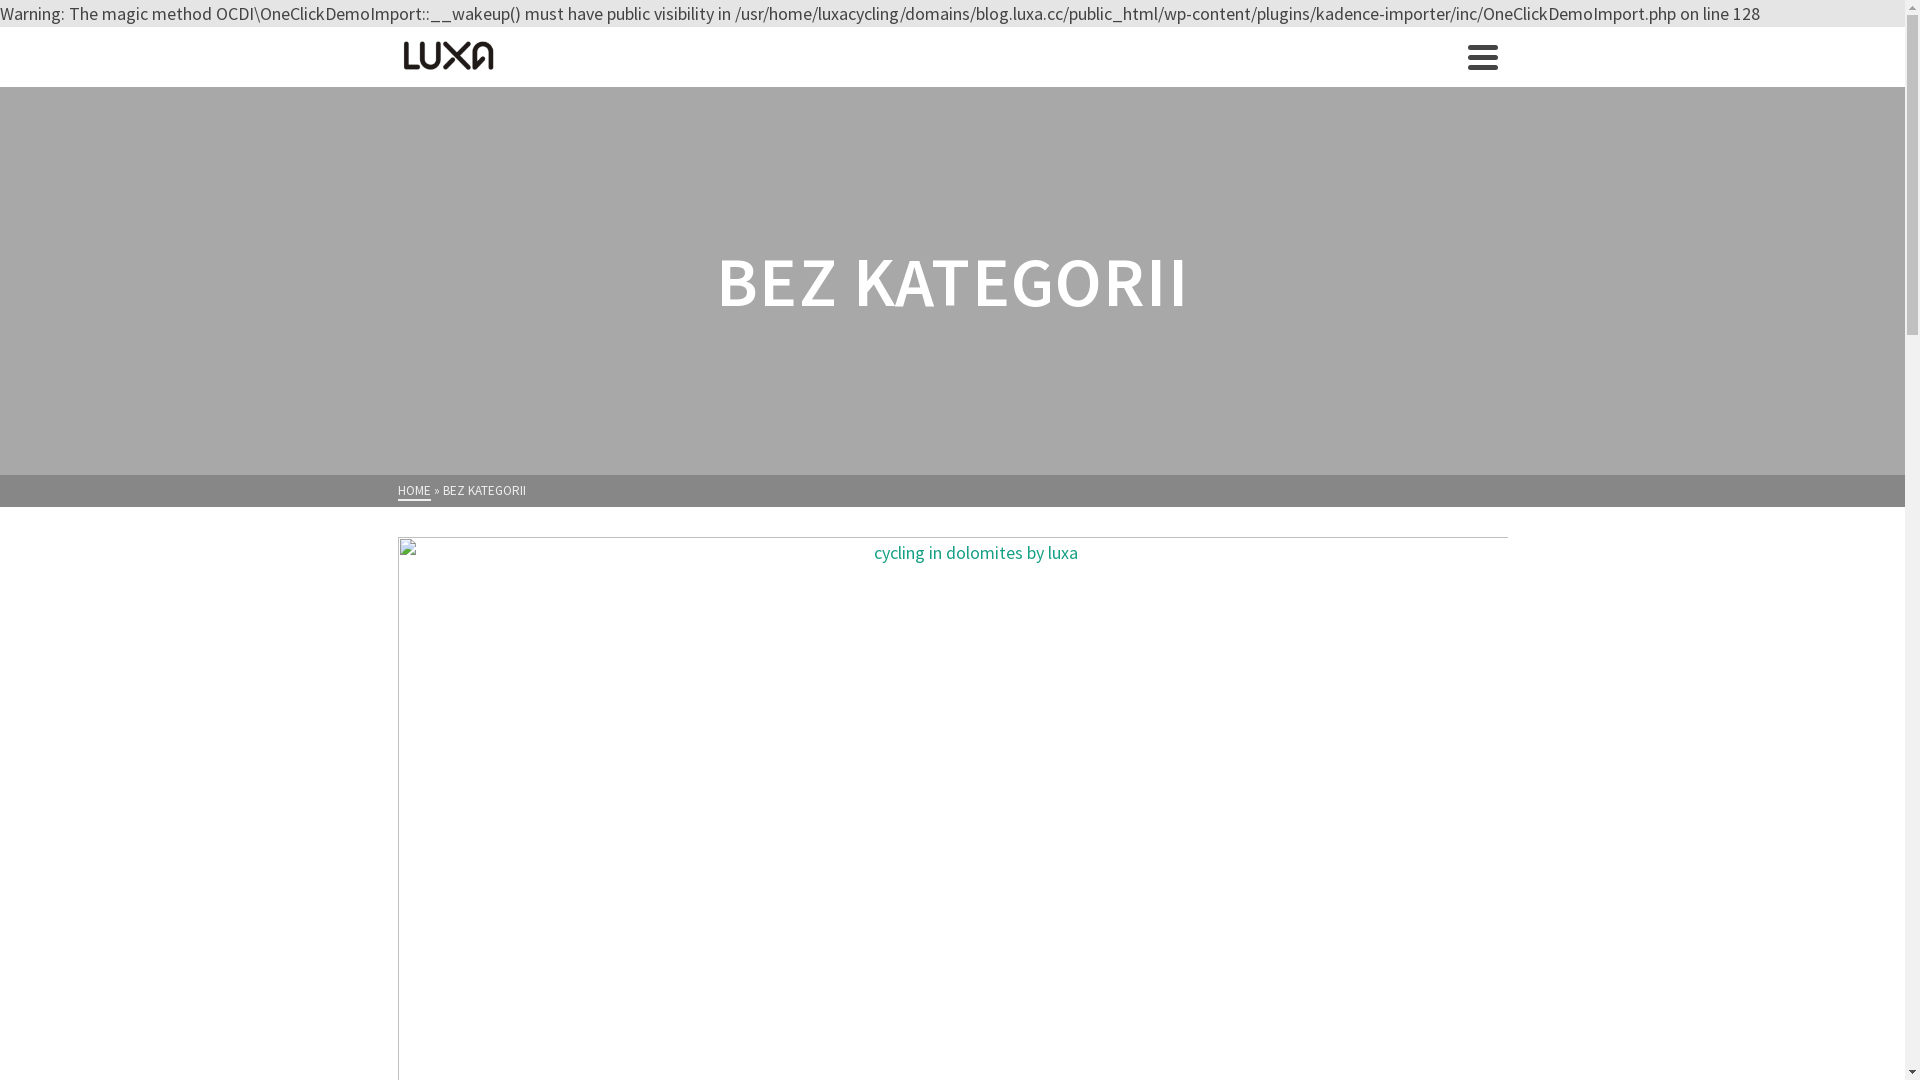 This screenshot has width=1920, height=1080. What do you see at coordinates (413, 491) in the screenshot?
I see `'HOME'` at bounding box center [413, 491].